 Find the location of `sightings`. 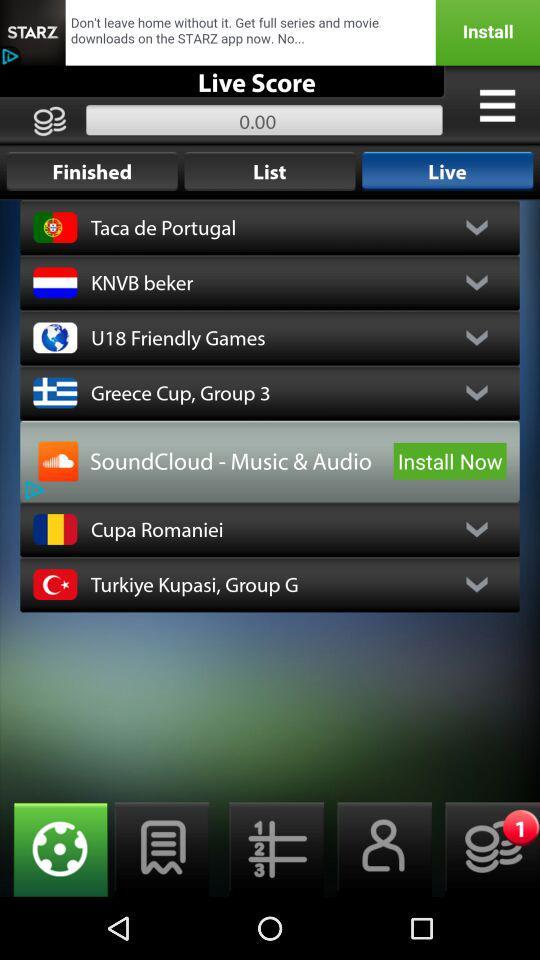

sightings is located at coordinates (54, 848).